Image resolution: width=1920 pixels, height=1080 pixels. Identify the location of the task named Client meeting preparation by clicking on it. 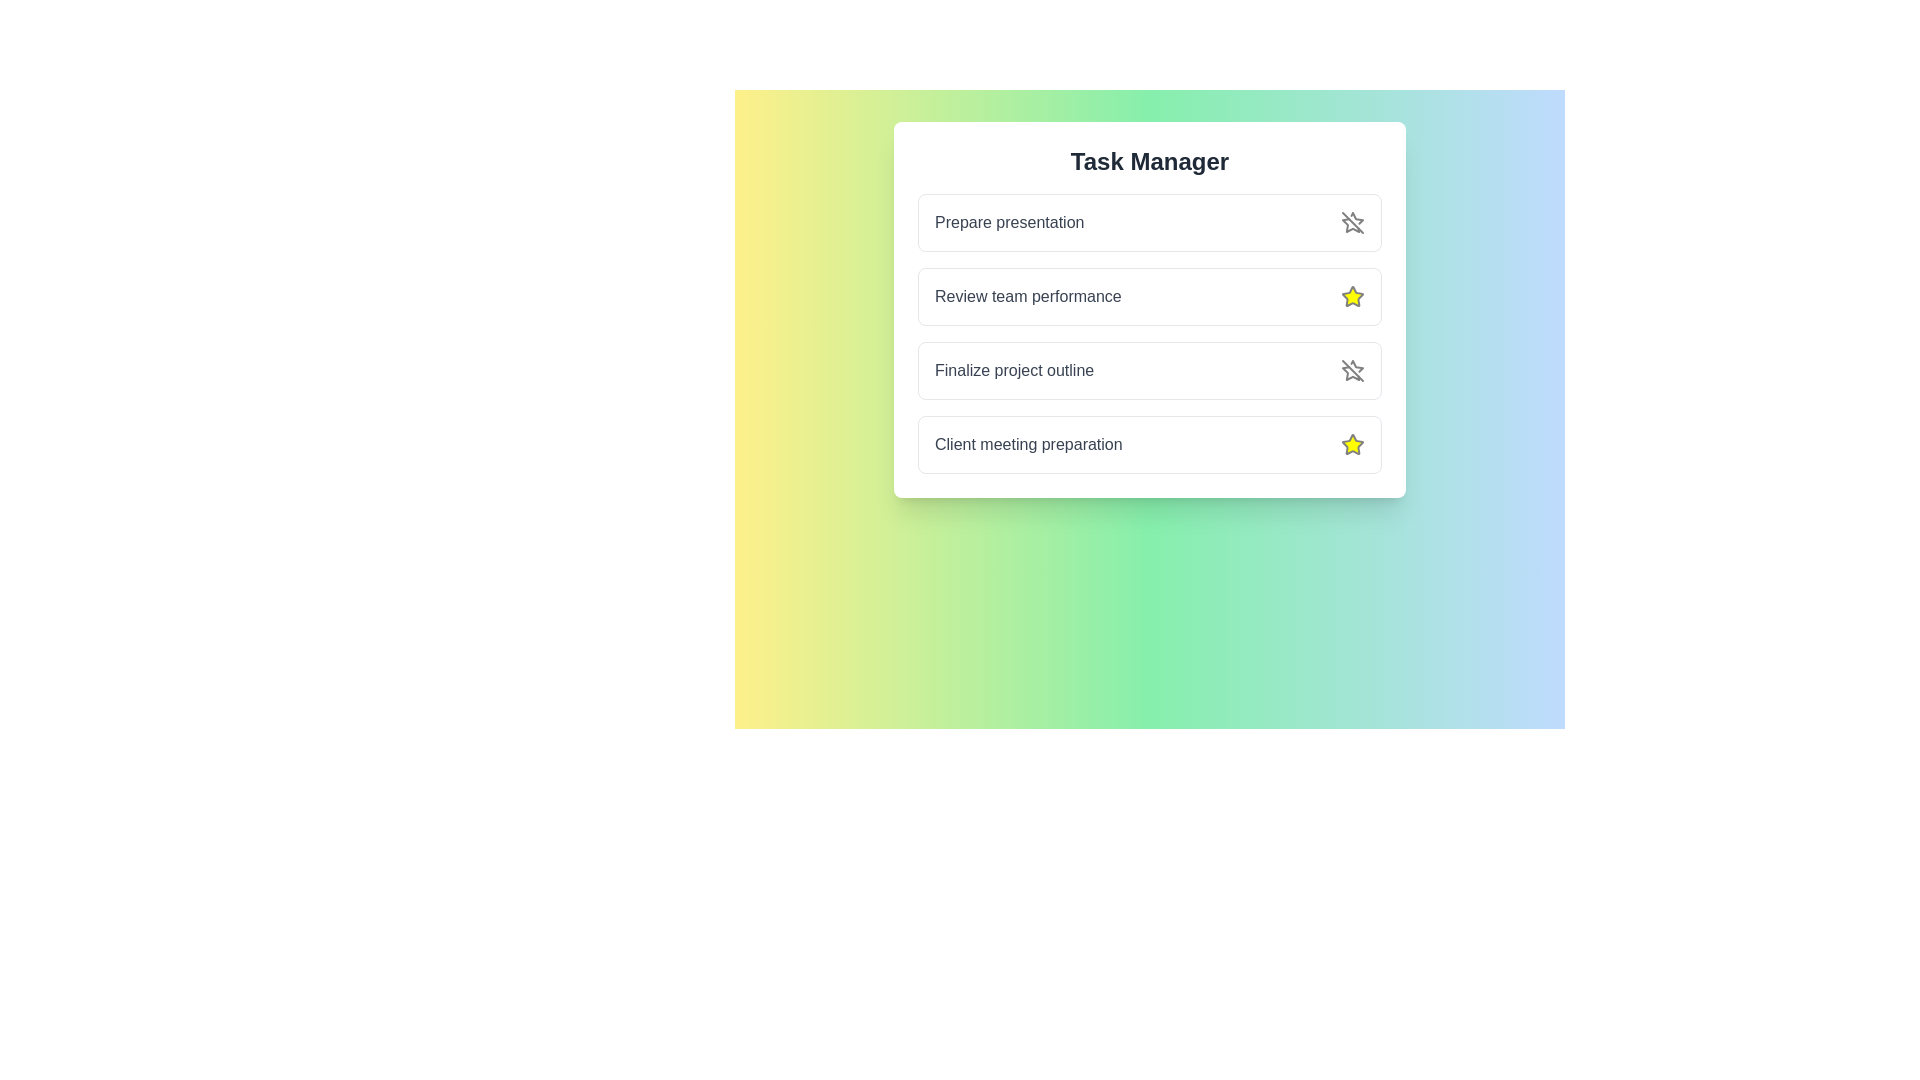
(1028, 443).